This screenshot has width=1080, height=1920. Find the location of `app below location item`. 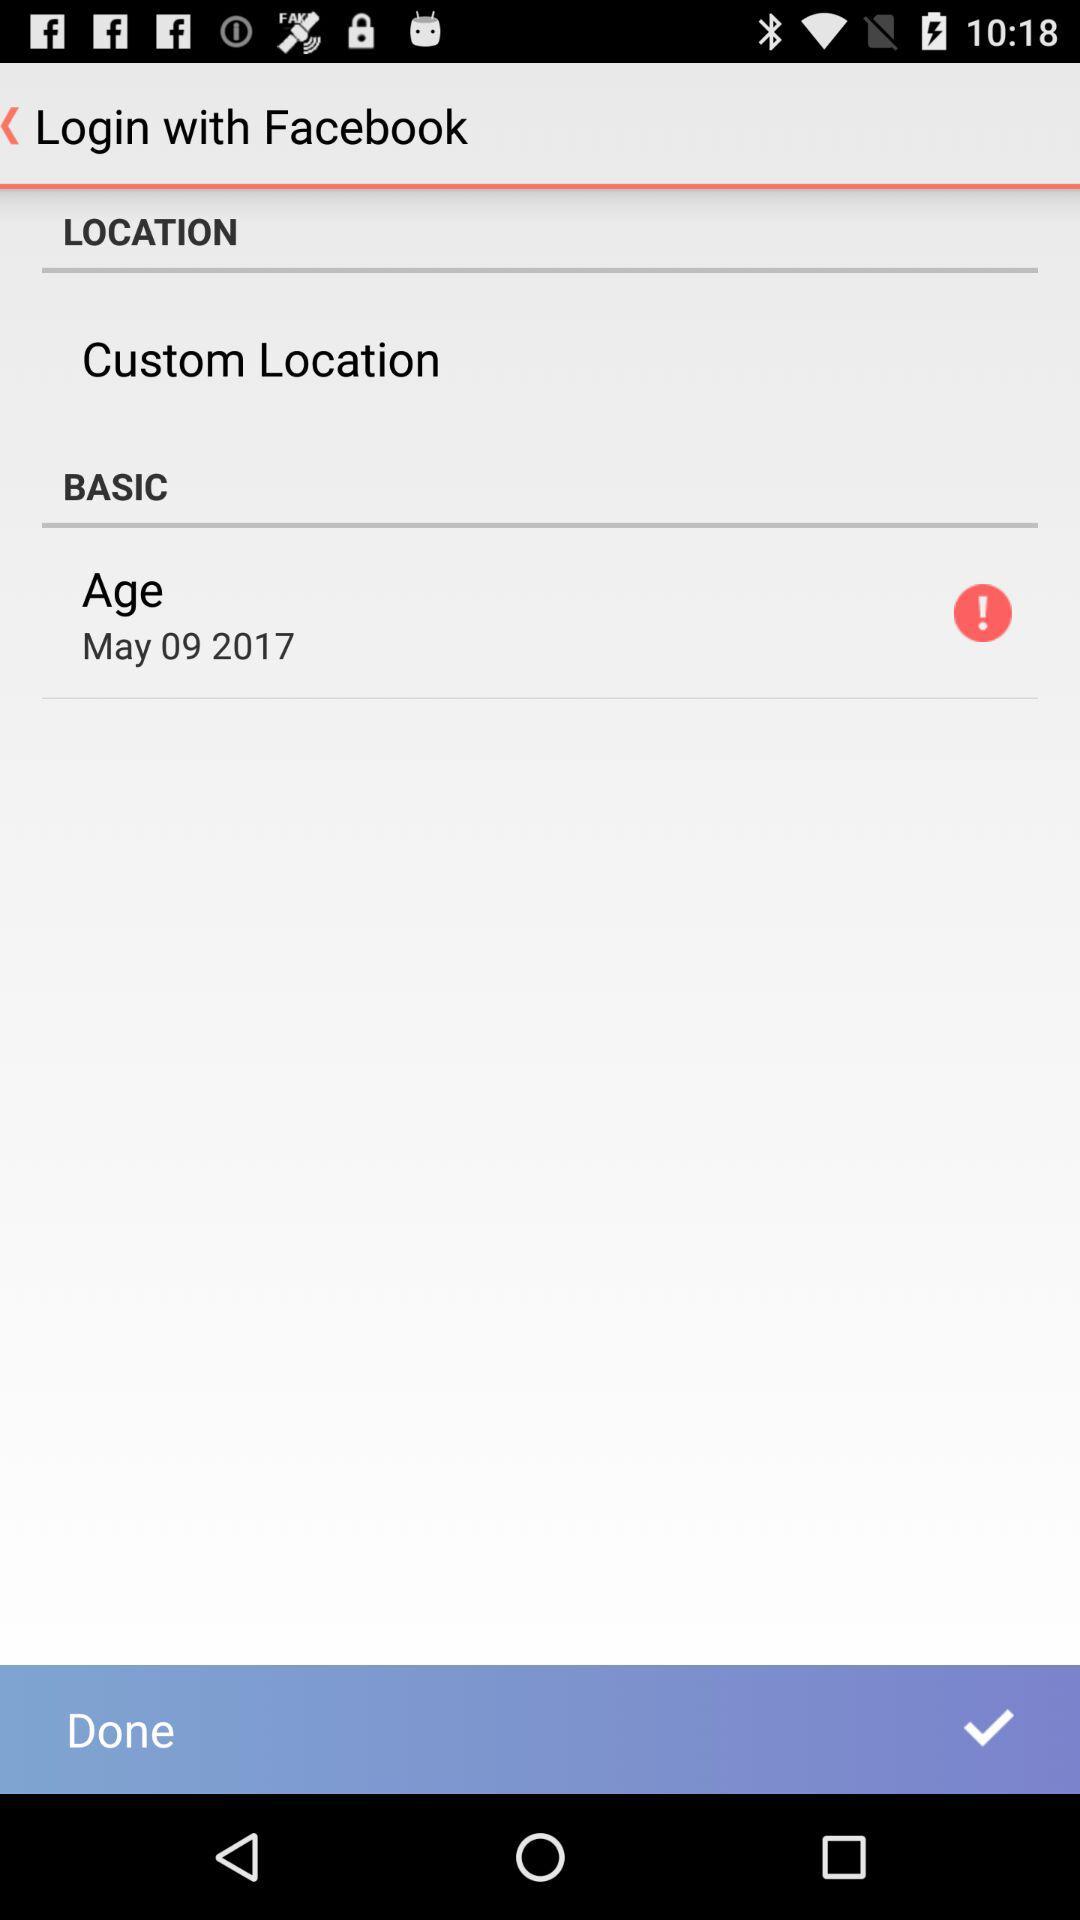

app below location item is located at coordinates (260, 358).